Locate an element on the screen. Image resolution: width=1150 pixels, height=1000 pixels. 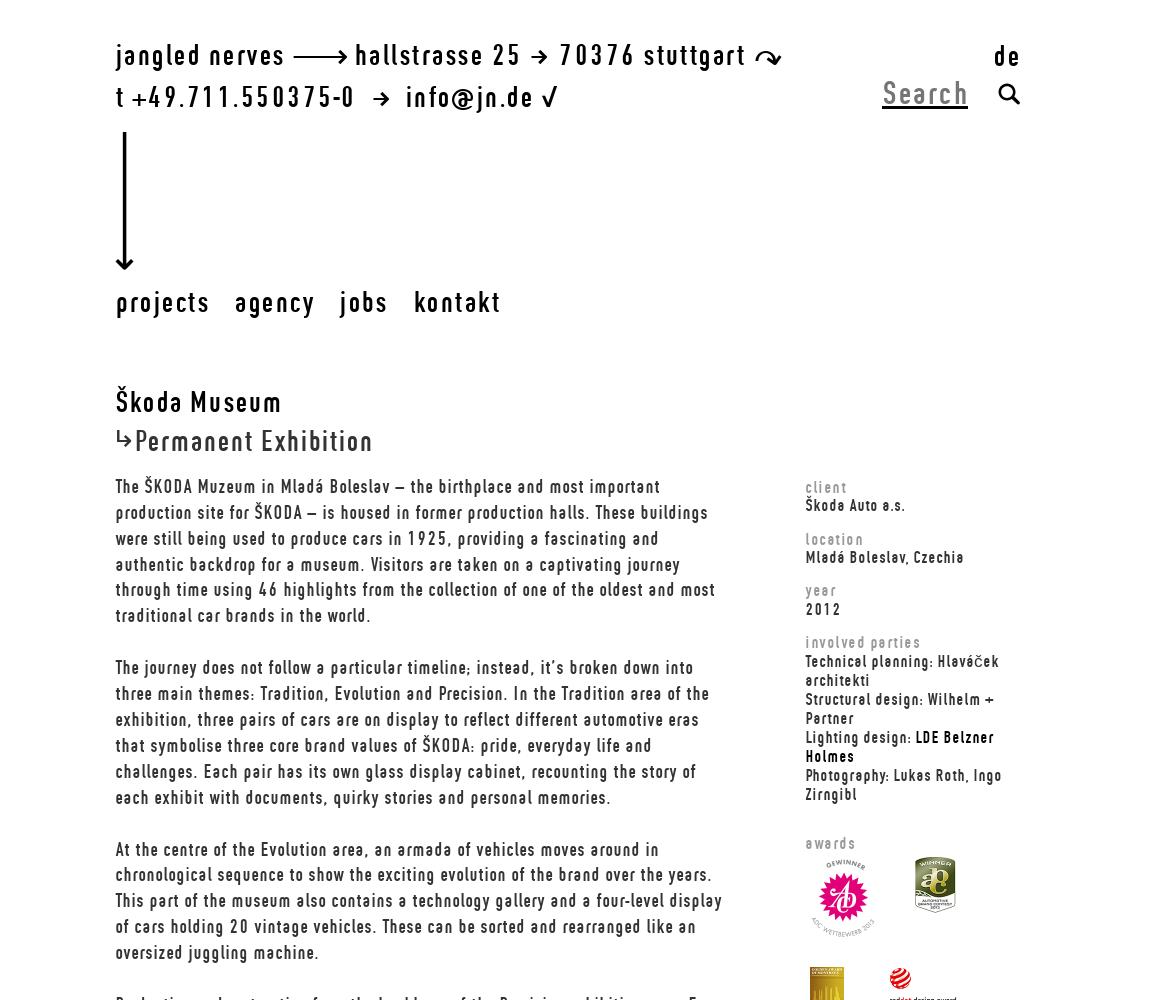
'Technical planning: Hlaváček architekti' is located at coordinates (804, 669).